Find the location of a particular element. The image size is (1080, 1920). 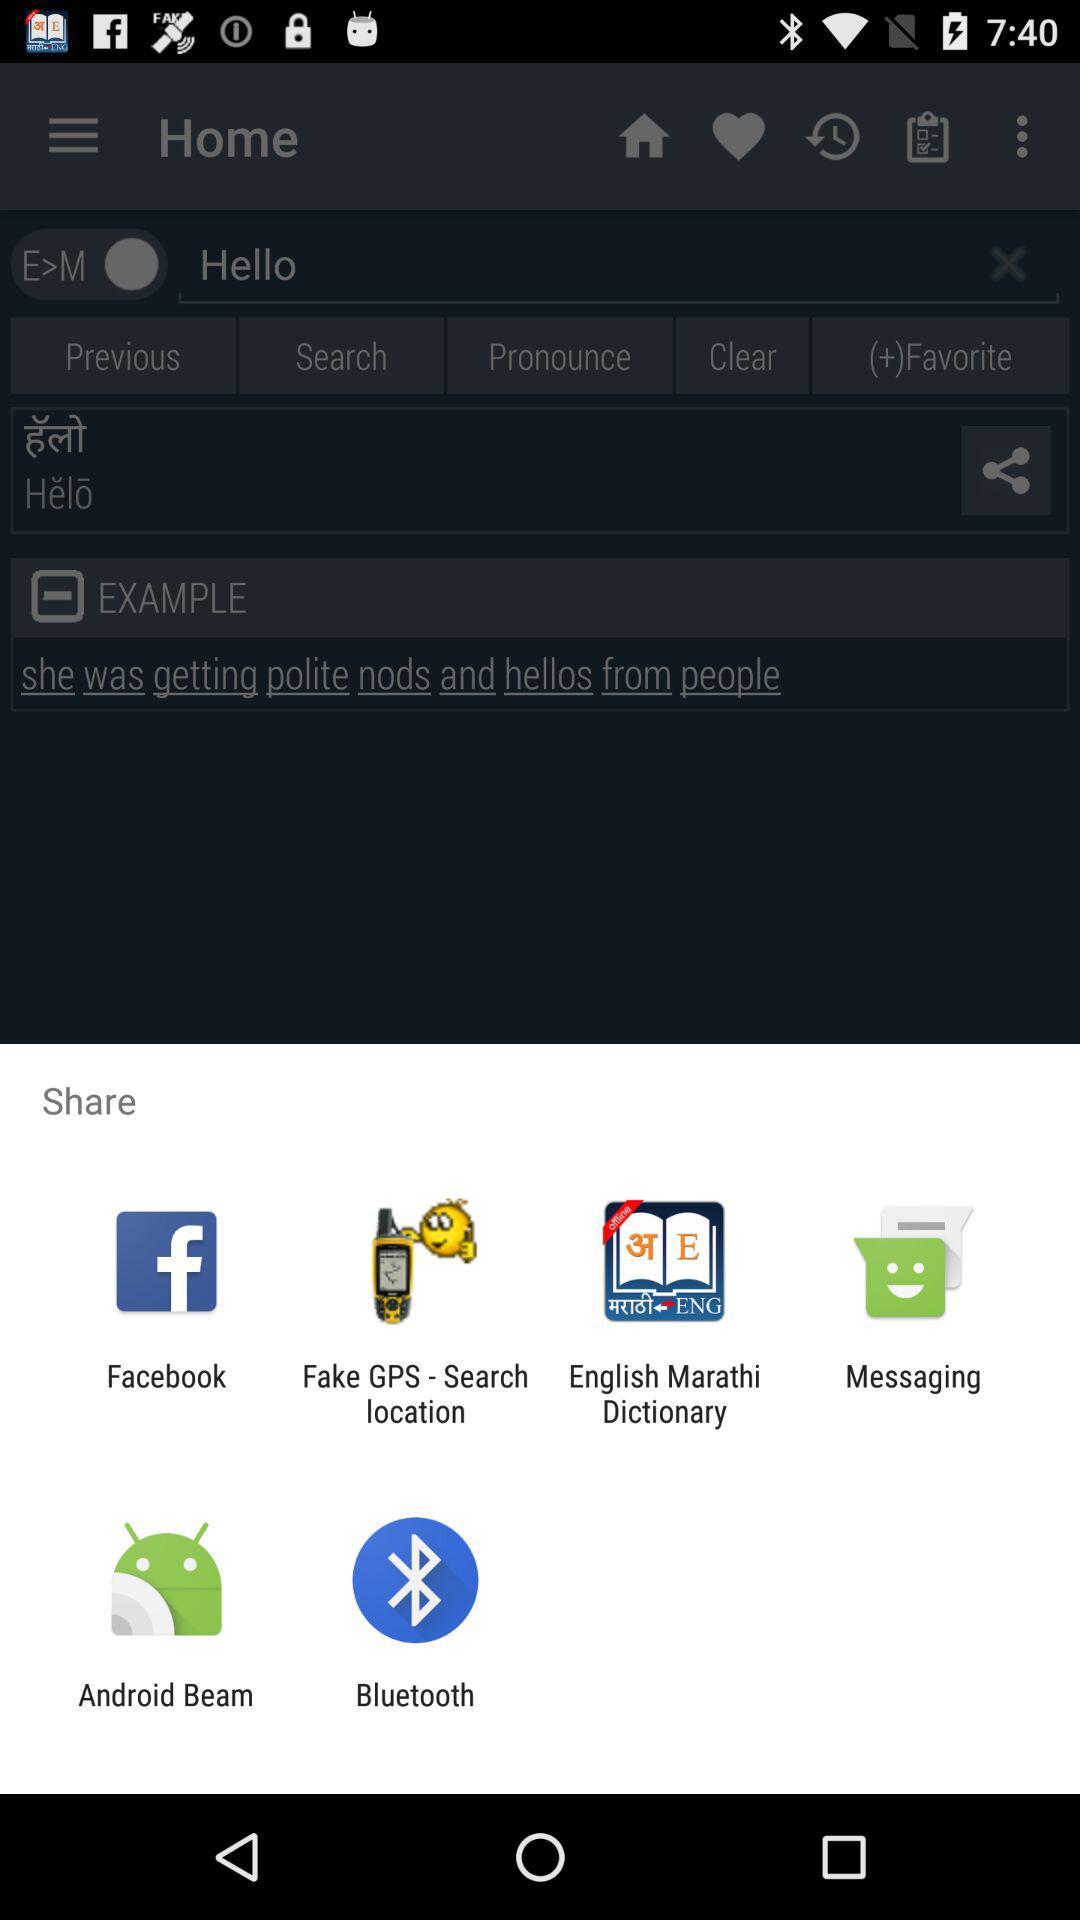

icon next to the english marathi dictionary is located at coordinates (913, 1392).